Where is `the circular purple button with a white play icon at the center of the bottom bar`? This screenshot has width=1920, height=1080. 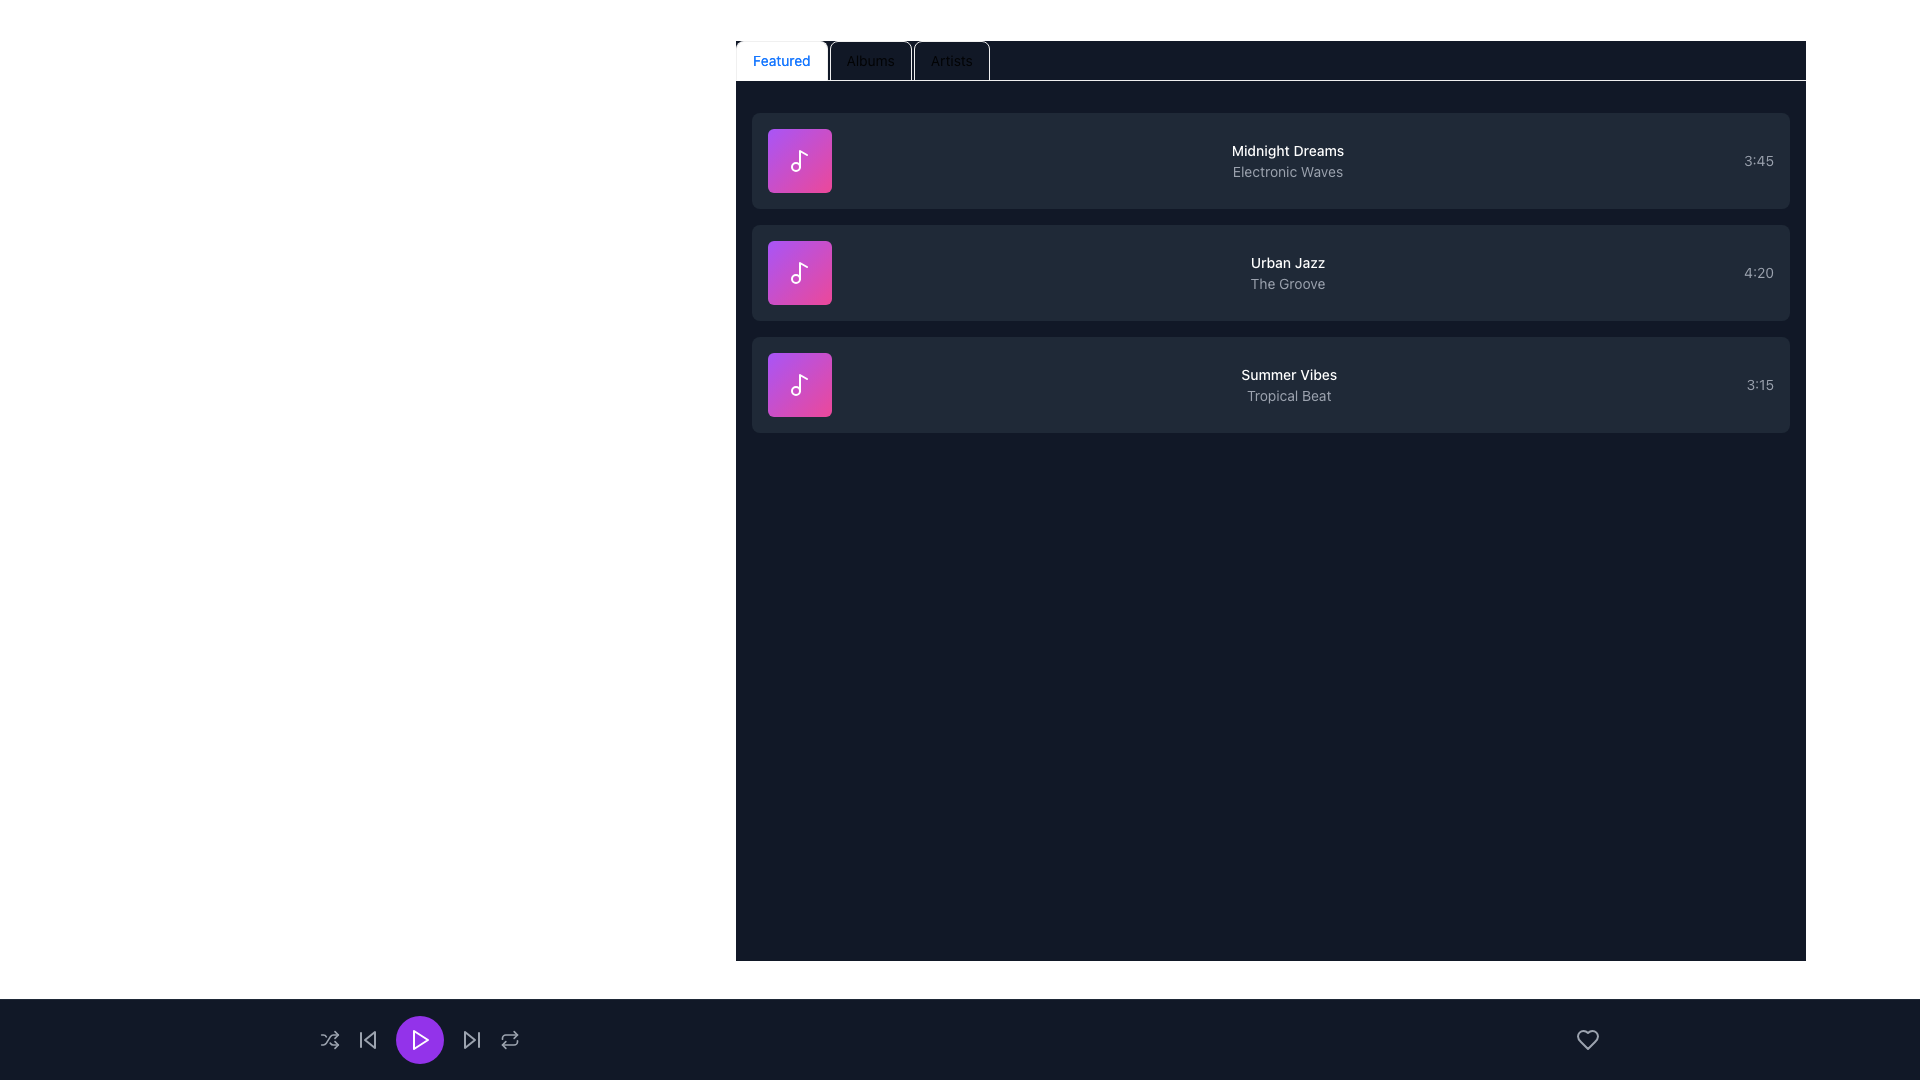 the circular purple button with a white play icon at the center of the bottom bar is located at coordinates (419, 1039).